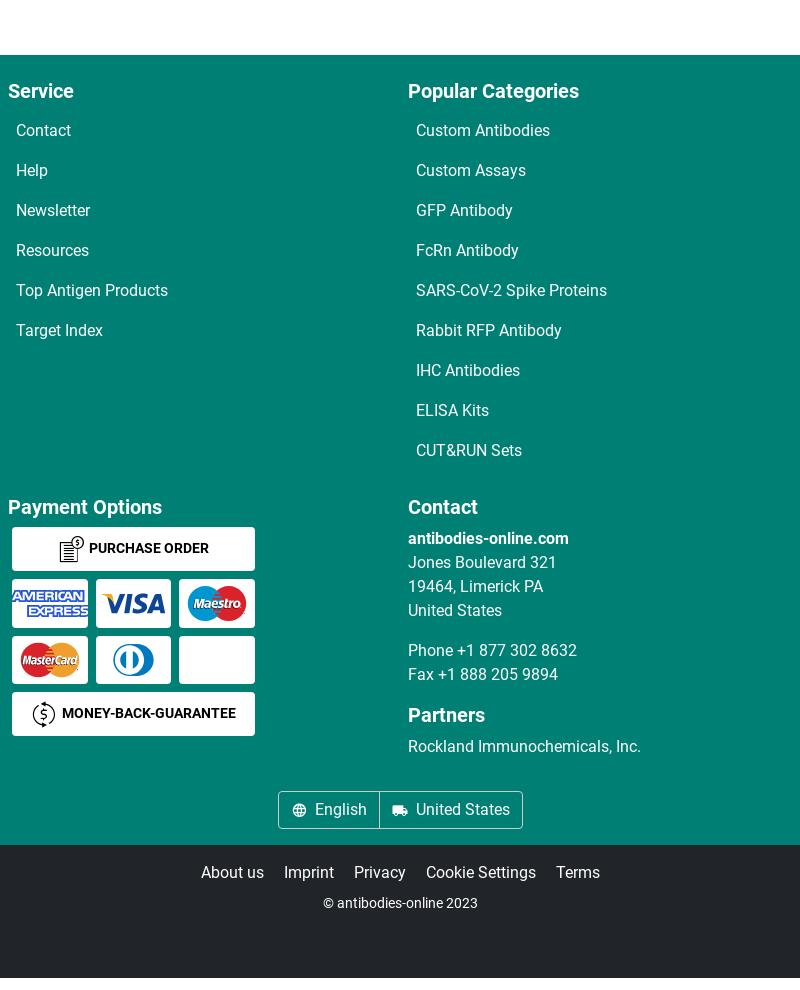 This screenshot has height=990, width=800. What do you see at coordinates (416, 250) in the screenshot?
I see `'FcRn Antibody'` at bounding box center [416, 250].